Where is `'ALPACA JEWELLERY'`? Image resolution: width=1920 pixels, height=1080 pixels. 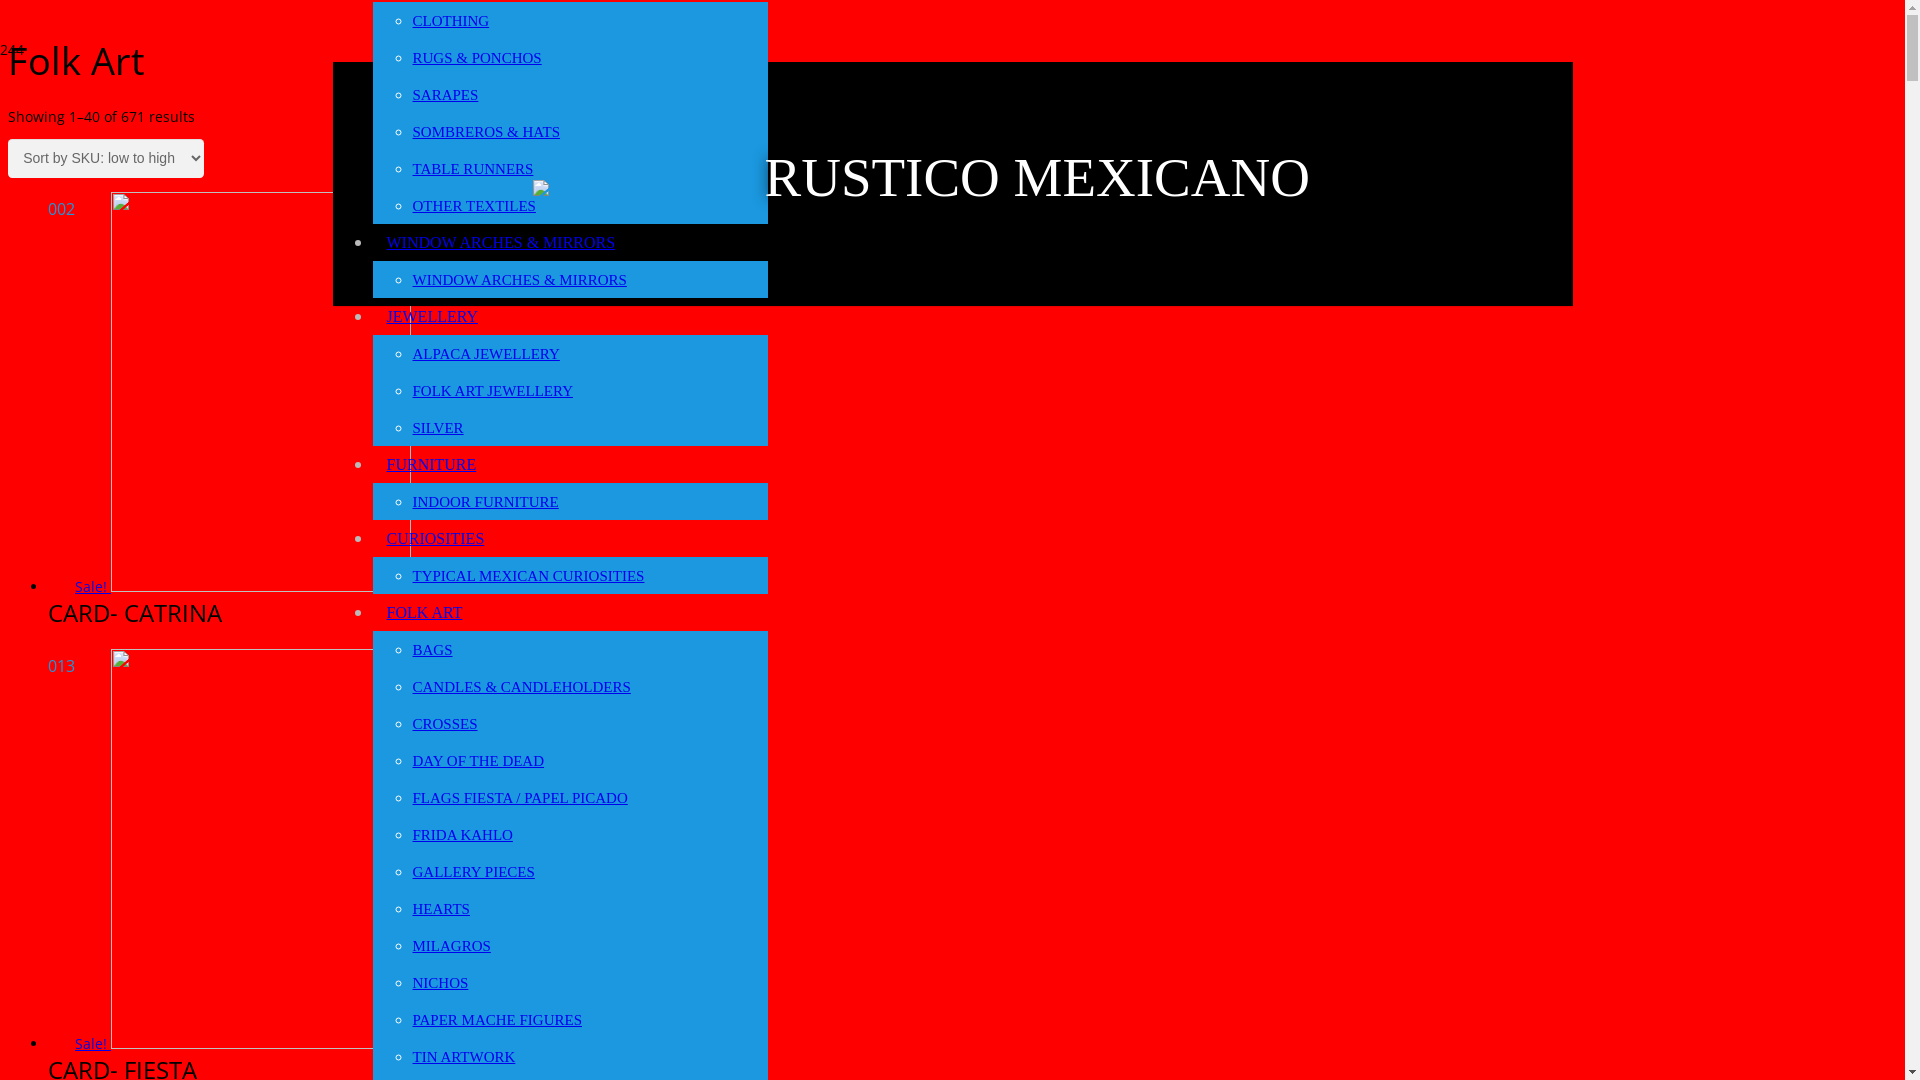 'ALPACA JEWELLERY' is located at coordinates (485, 353).